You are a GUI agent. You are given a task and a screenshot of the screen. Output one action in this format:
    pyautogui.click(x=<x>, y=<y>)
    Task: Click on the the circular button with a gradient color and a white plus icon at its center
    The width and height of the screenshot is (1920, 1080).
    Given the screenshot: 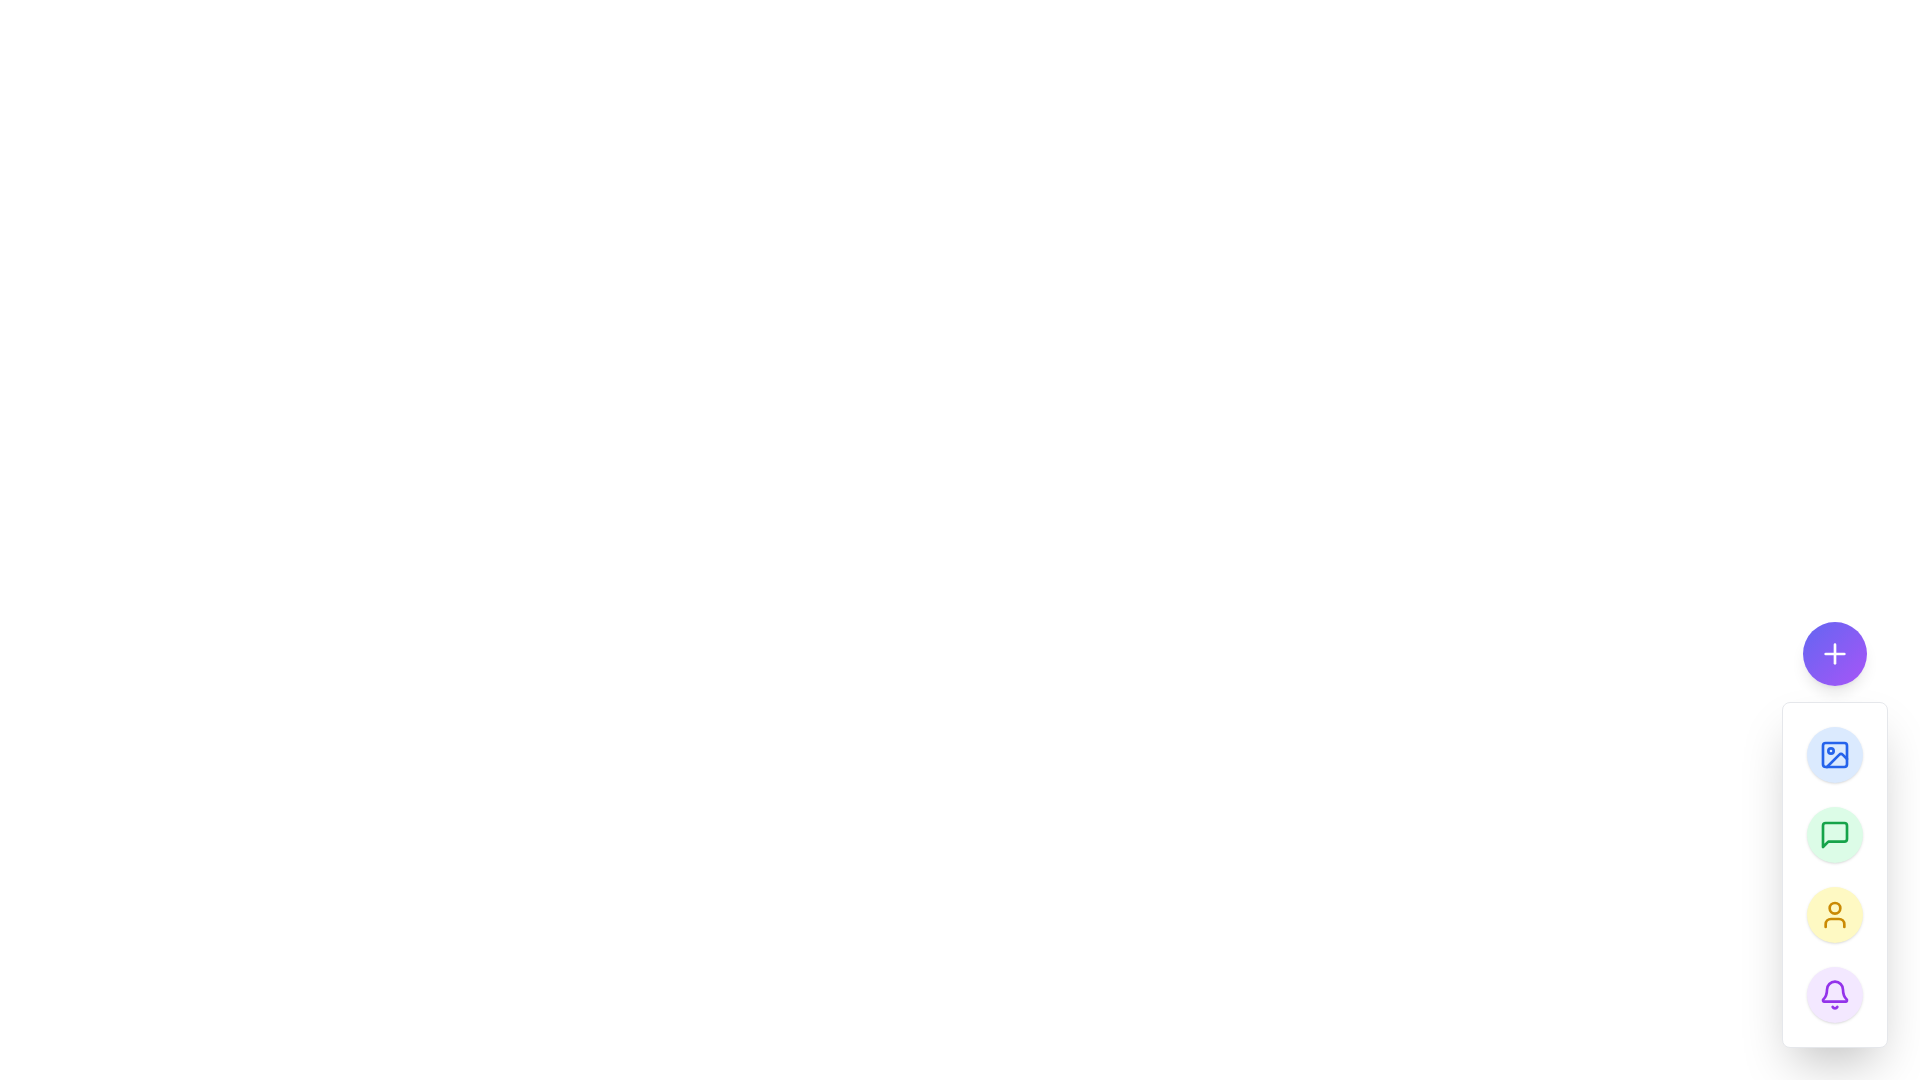 What is the action you would take?
    pyautogui.click(x=1834, y=654)
    